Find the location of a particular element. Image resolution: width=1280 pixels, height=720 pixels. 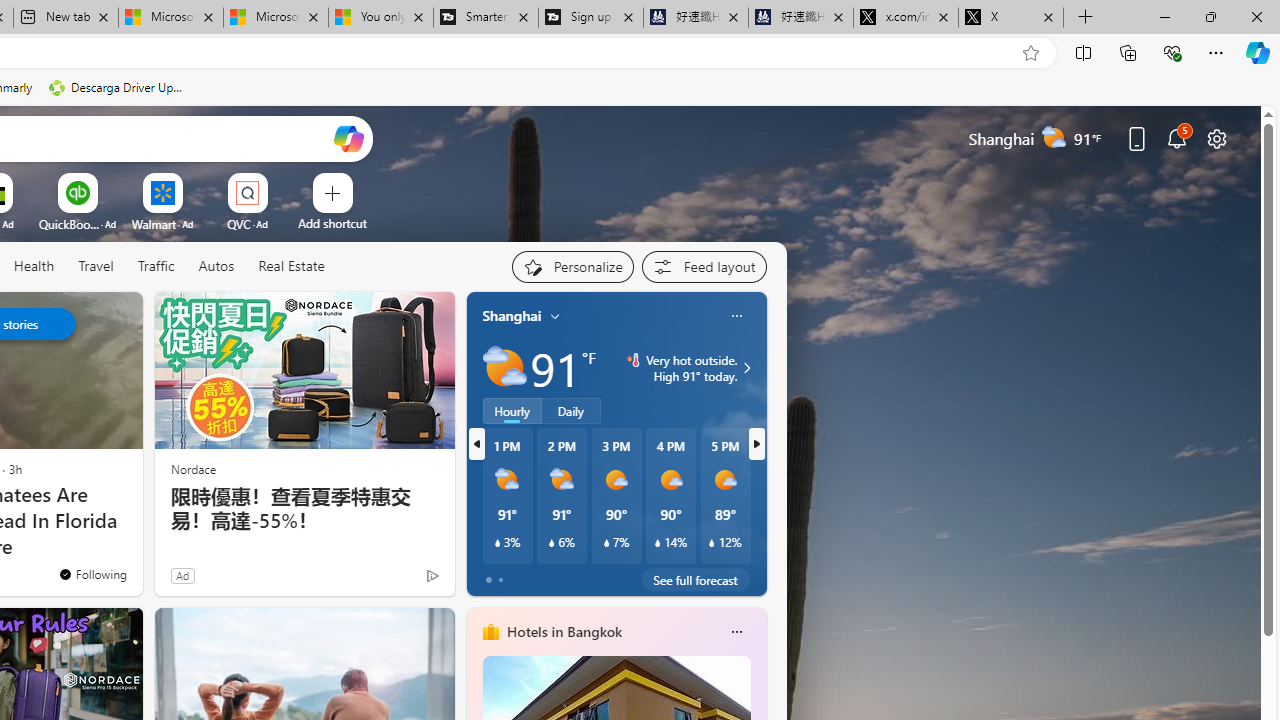

'previous' is located at coordinates (475, 442).